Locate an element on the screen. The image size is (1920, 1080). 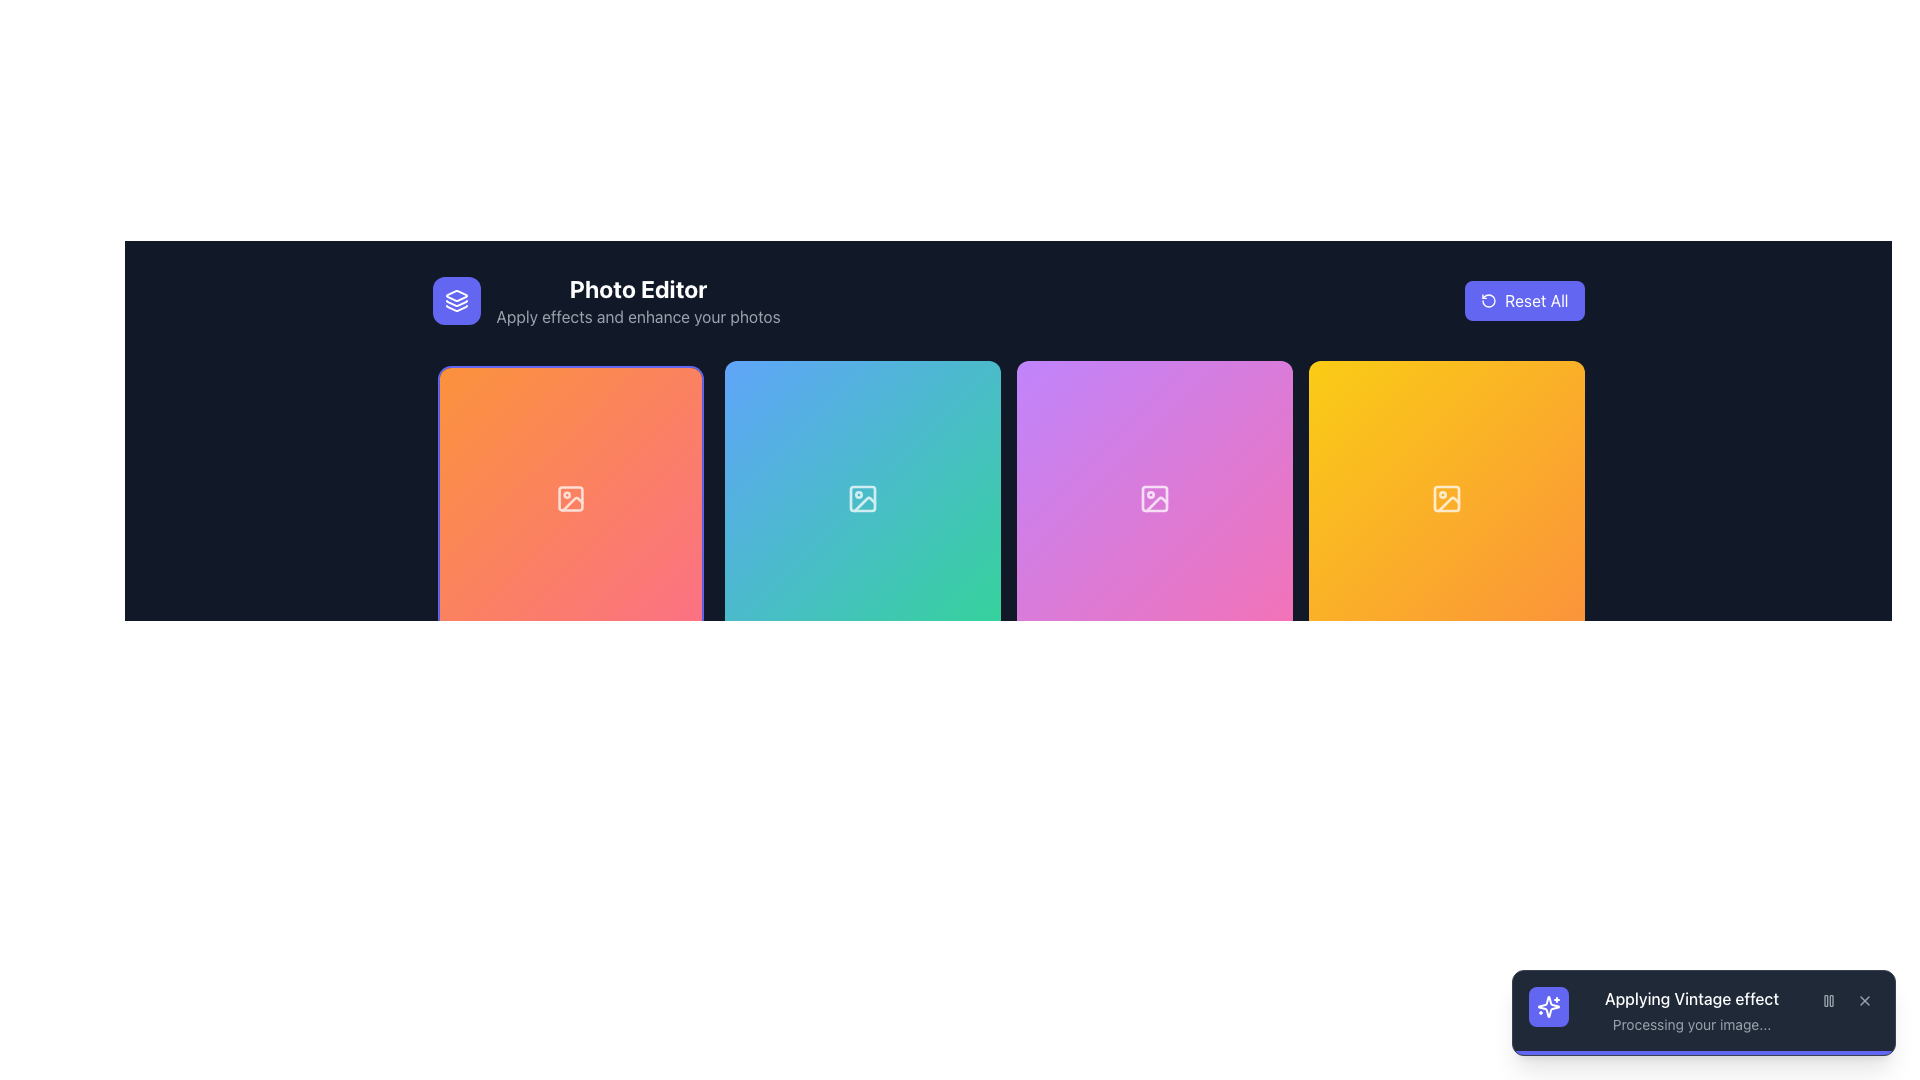
the icon representing an image located centrally within the leftmost orange-to-pink gradient panel is located at coordinates (569, 497).